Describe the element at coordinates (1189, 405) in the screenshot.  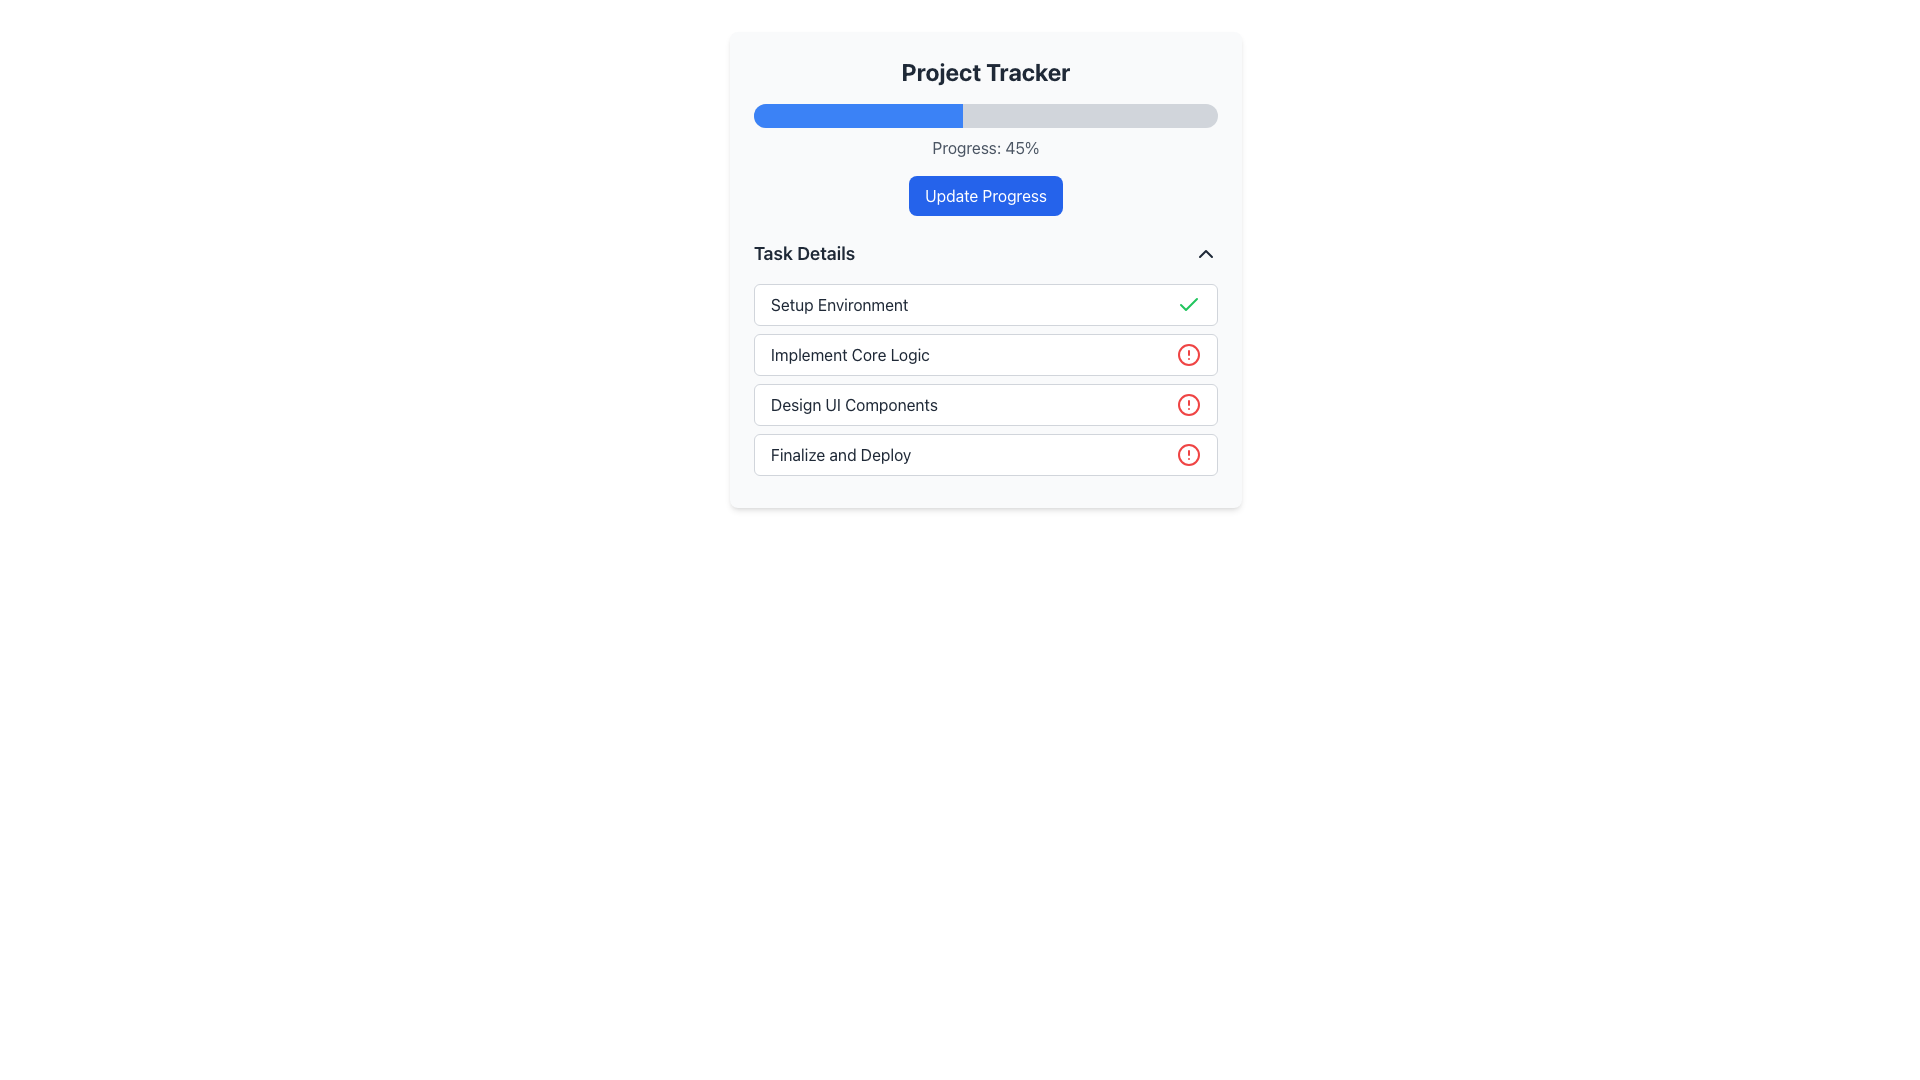
I see `the Circle element representing warning or alert status in the 'Design UI Components' task list to infer its alert status` at that location.